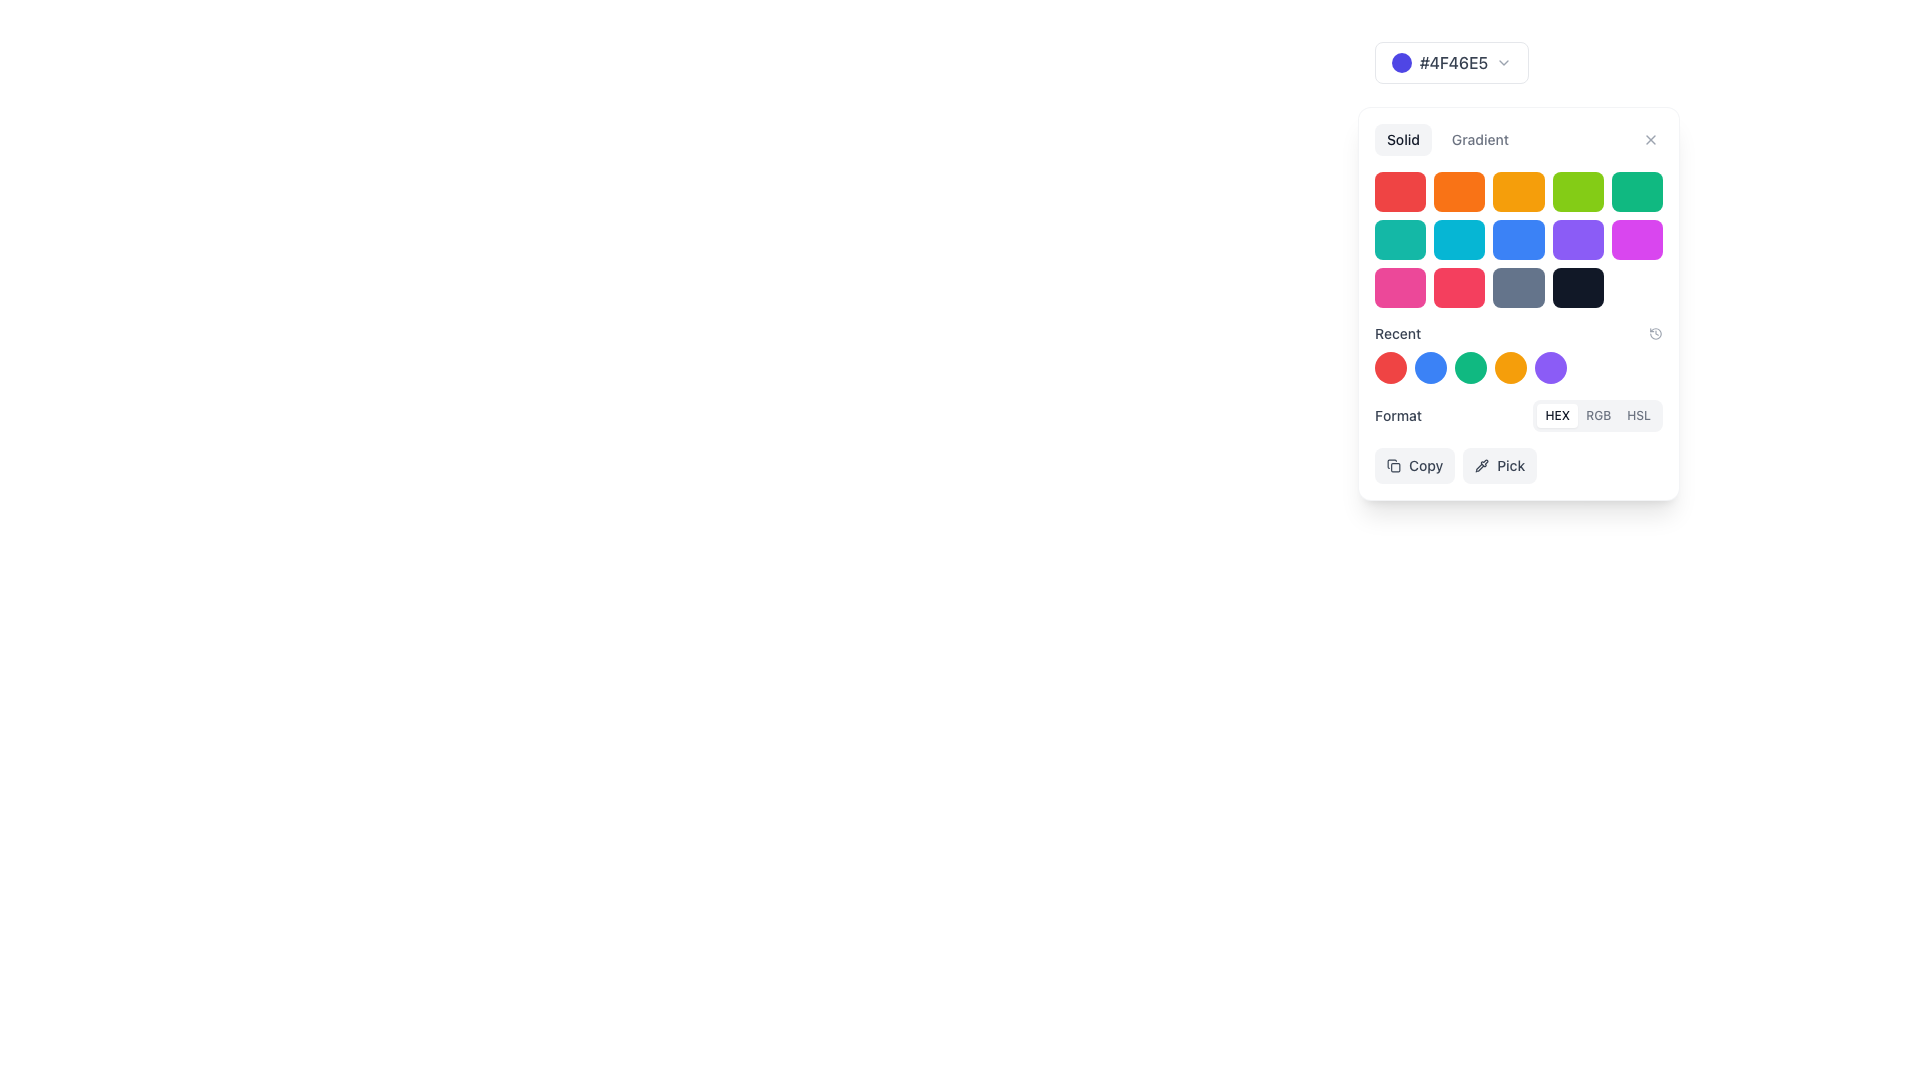 This screenshot has height=1080, width=1920. What do you see at coordinates (1452, 61) in the screenshot?
I see `the first interactive button in the color selector interface` at bounding box center [1452, 61].